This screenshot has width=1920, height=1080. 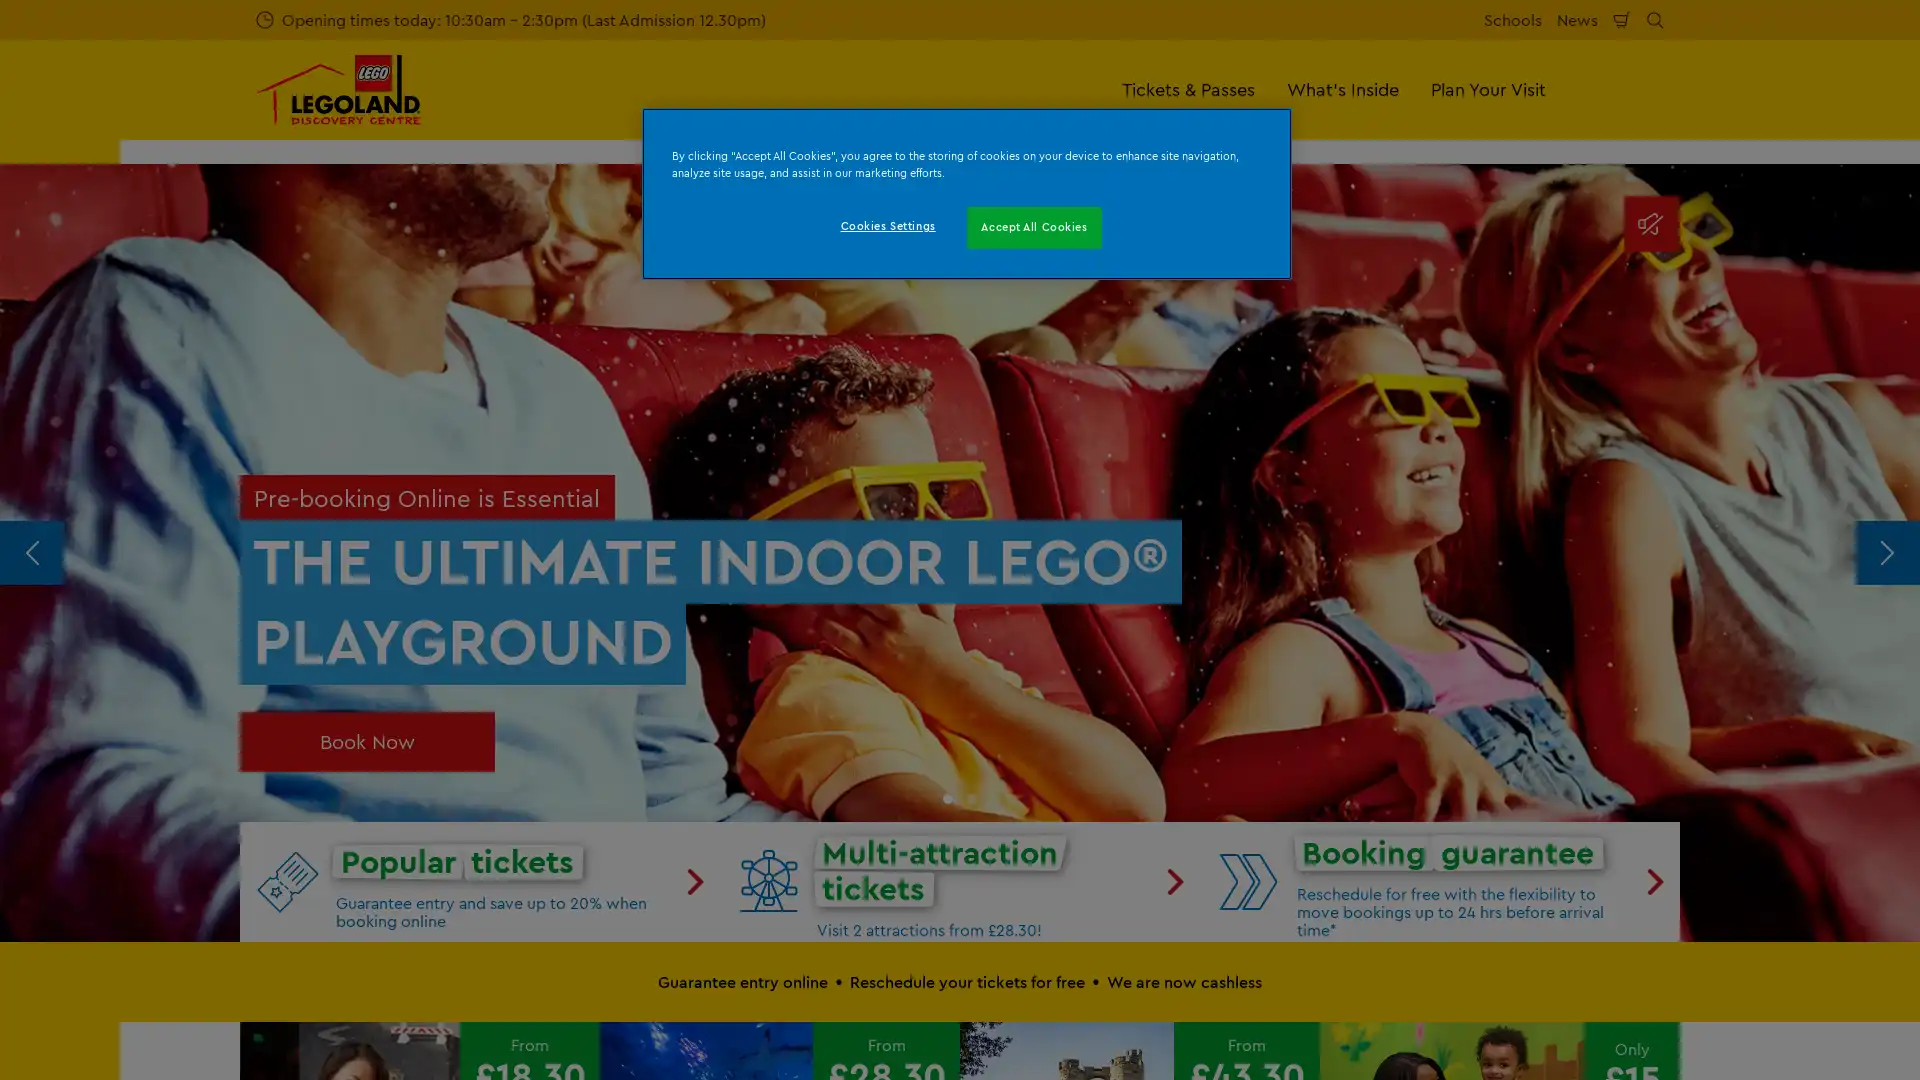 What do you see at coordinates (1034, 226) in the screenshot?
I see `Accept All Cookies` at bounding box center [1034, 226].